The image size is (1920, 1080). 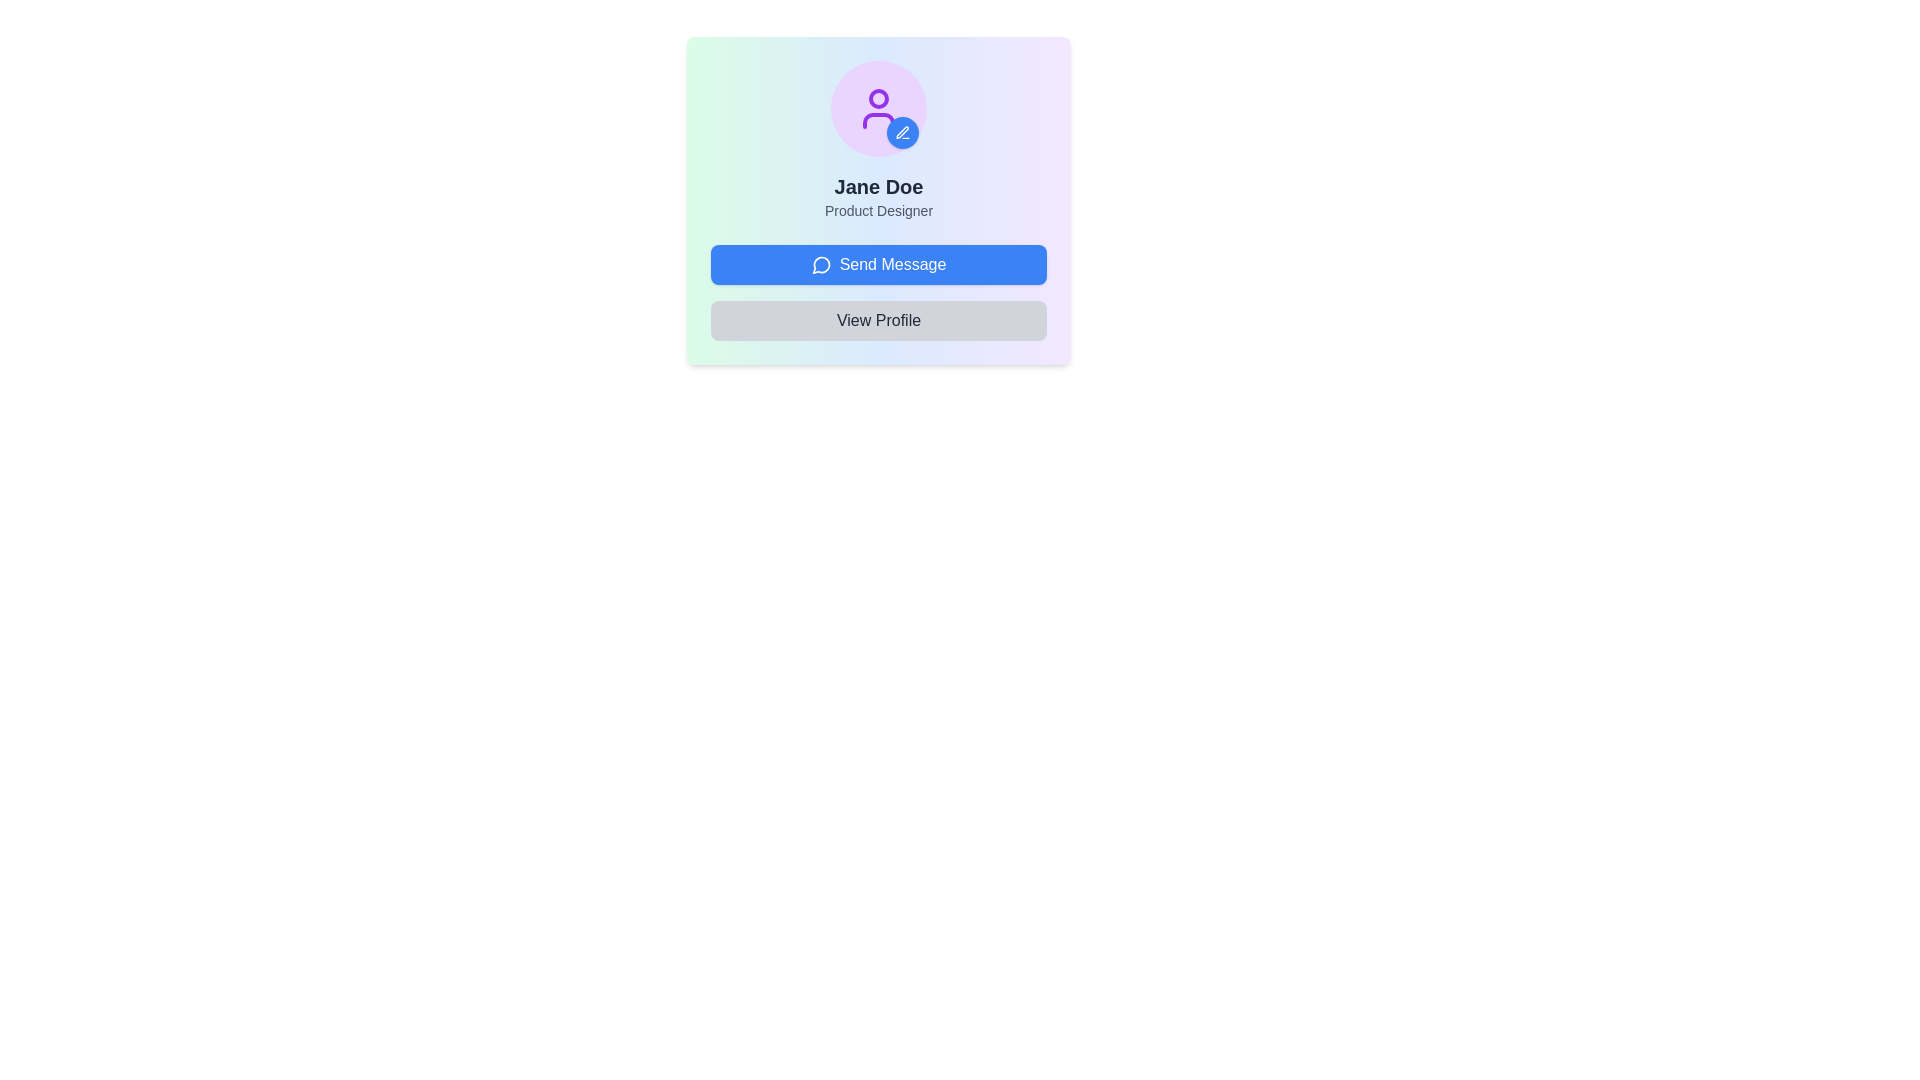 I want to click on the circular icon with a purple border and white fill, which is positioned near the top of the user avatar illustration, so click(x=878, y=99).